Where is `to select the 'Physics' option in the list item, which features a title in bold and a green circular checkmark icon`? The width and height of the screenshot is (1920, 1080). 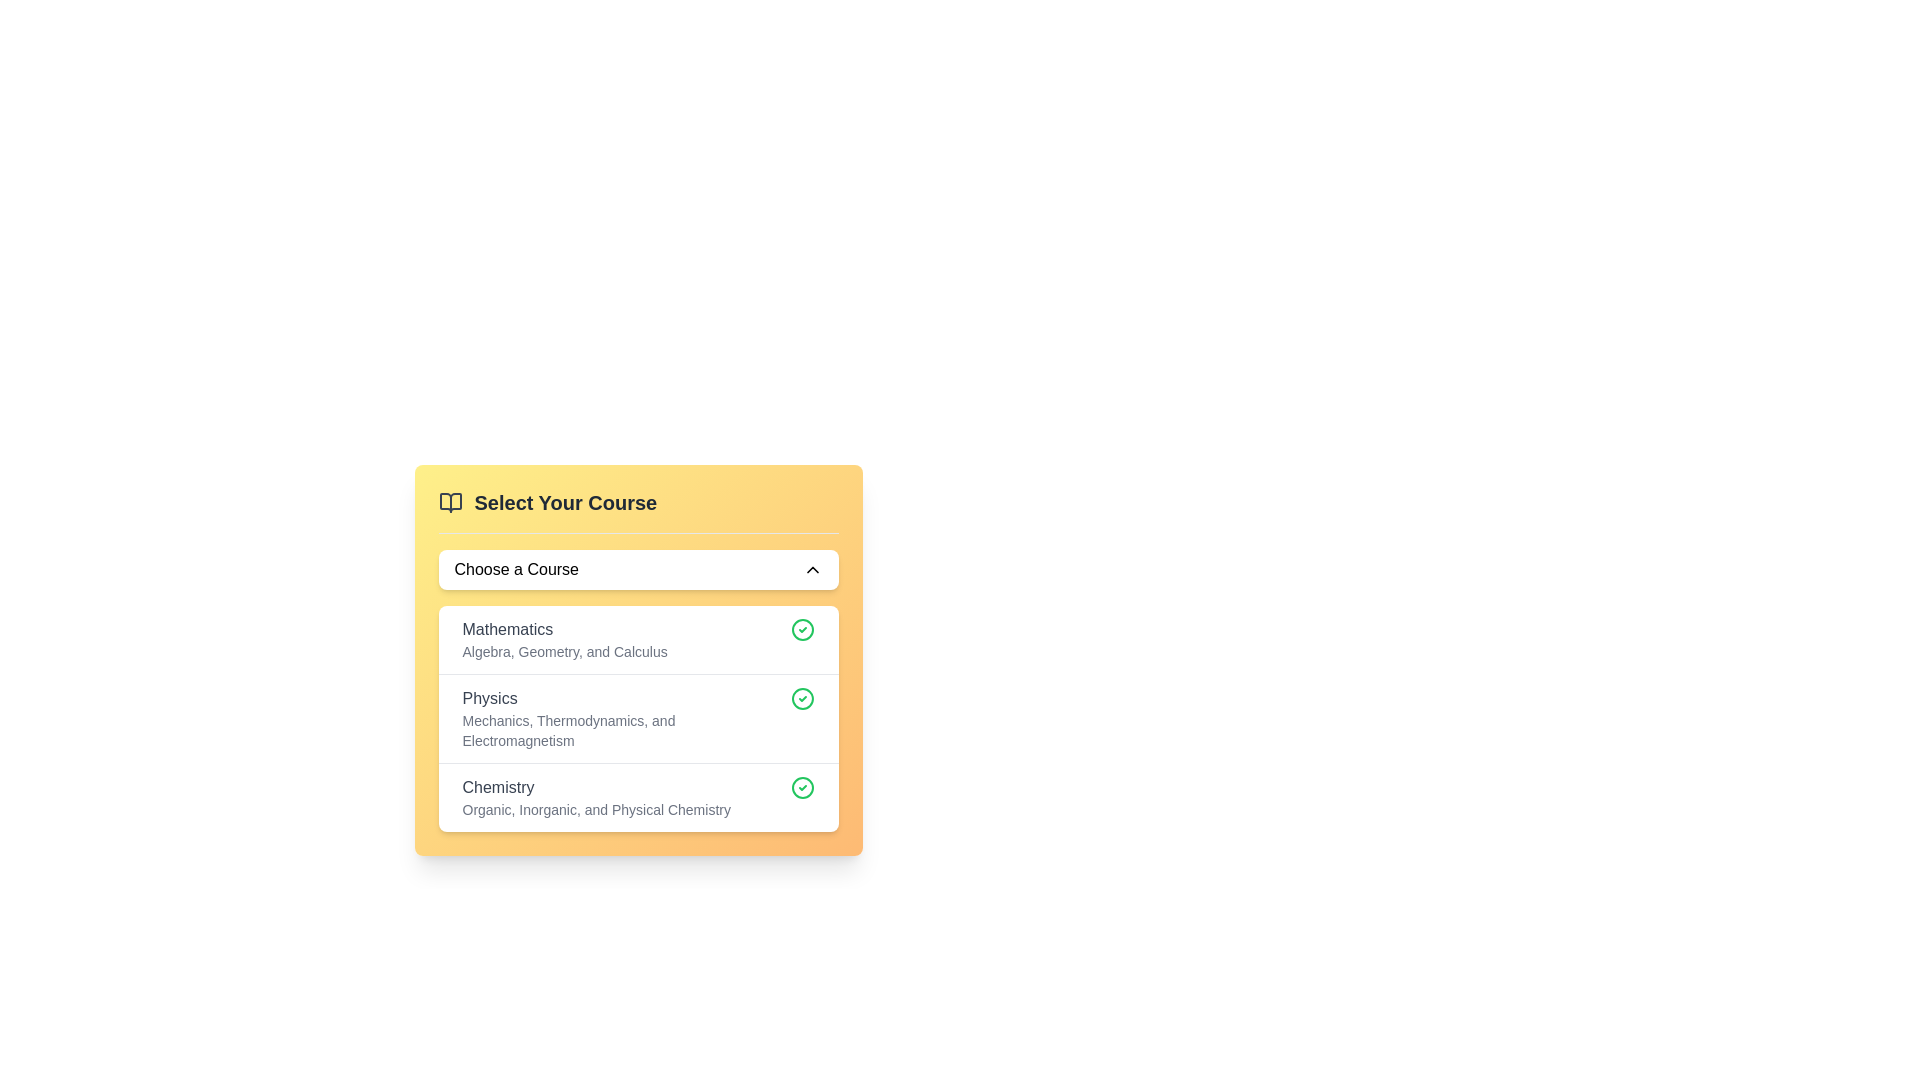 to select the 'Physics' option in the list item, which features a title in bold and a green circular checkmark icon is located at coordinates (637, 717).